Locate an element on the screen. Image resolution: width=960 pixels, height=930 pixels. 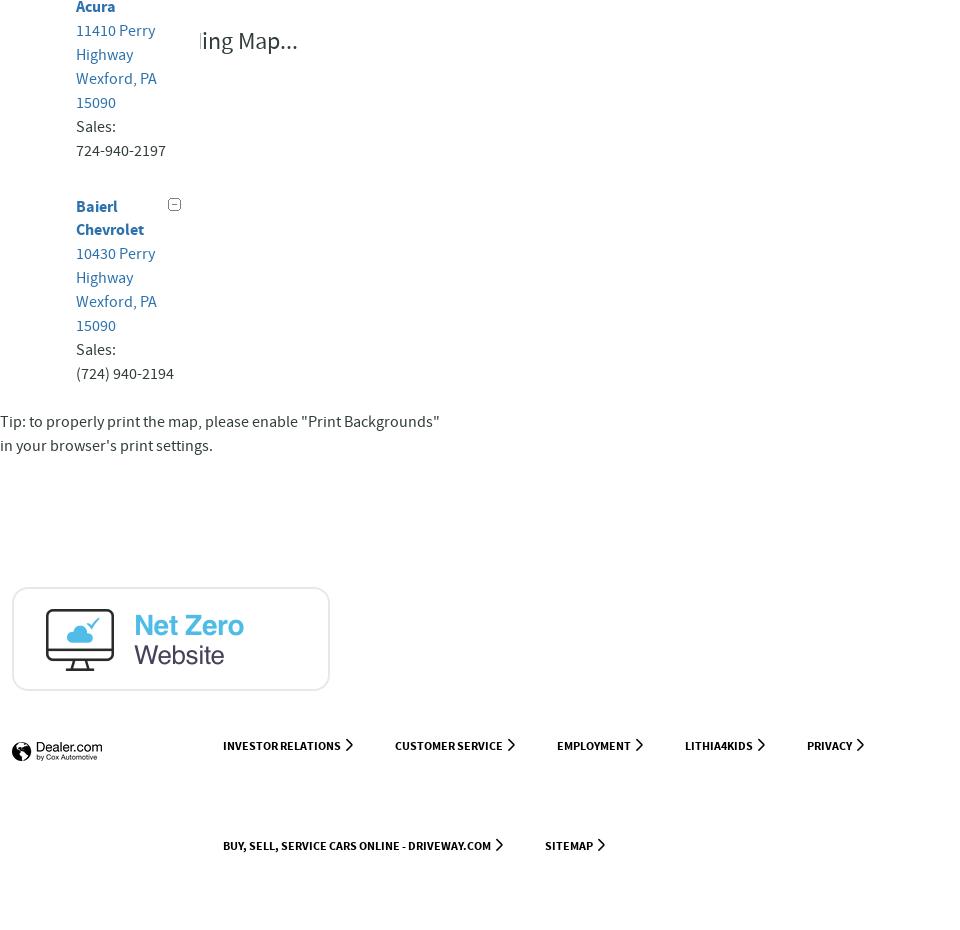
'Loading Map...' is located at coordinates (225, 40).